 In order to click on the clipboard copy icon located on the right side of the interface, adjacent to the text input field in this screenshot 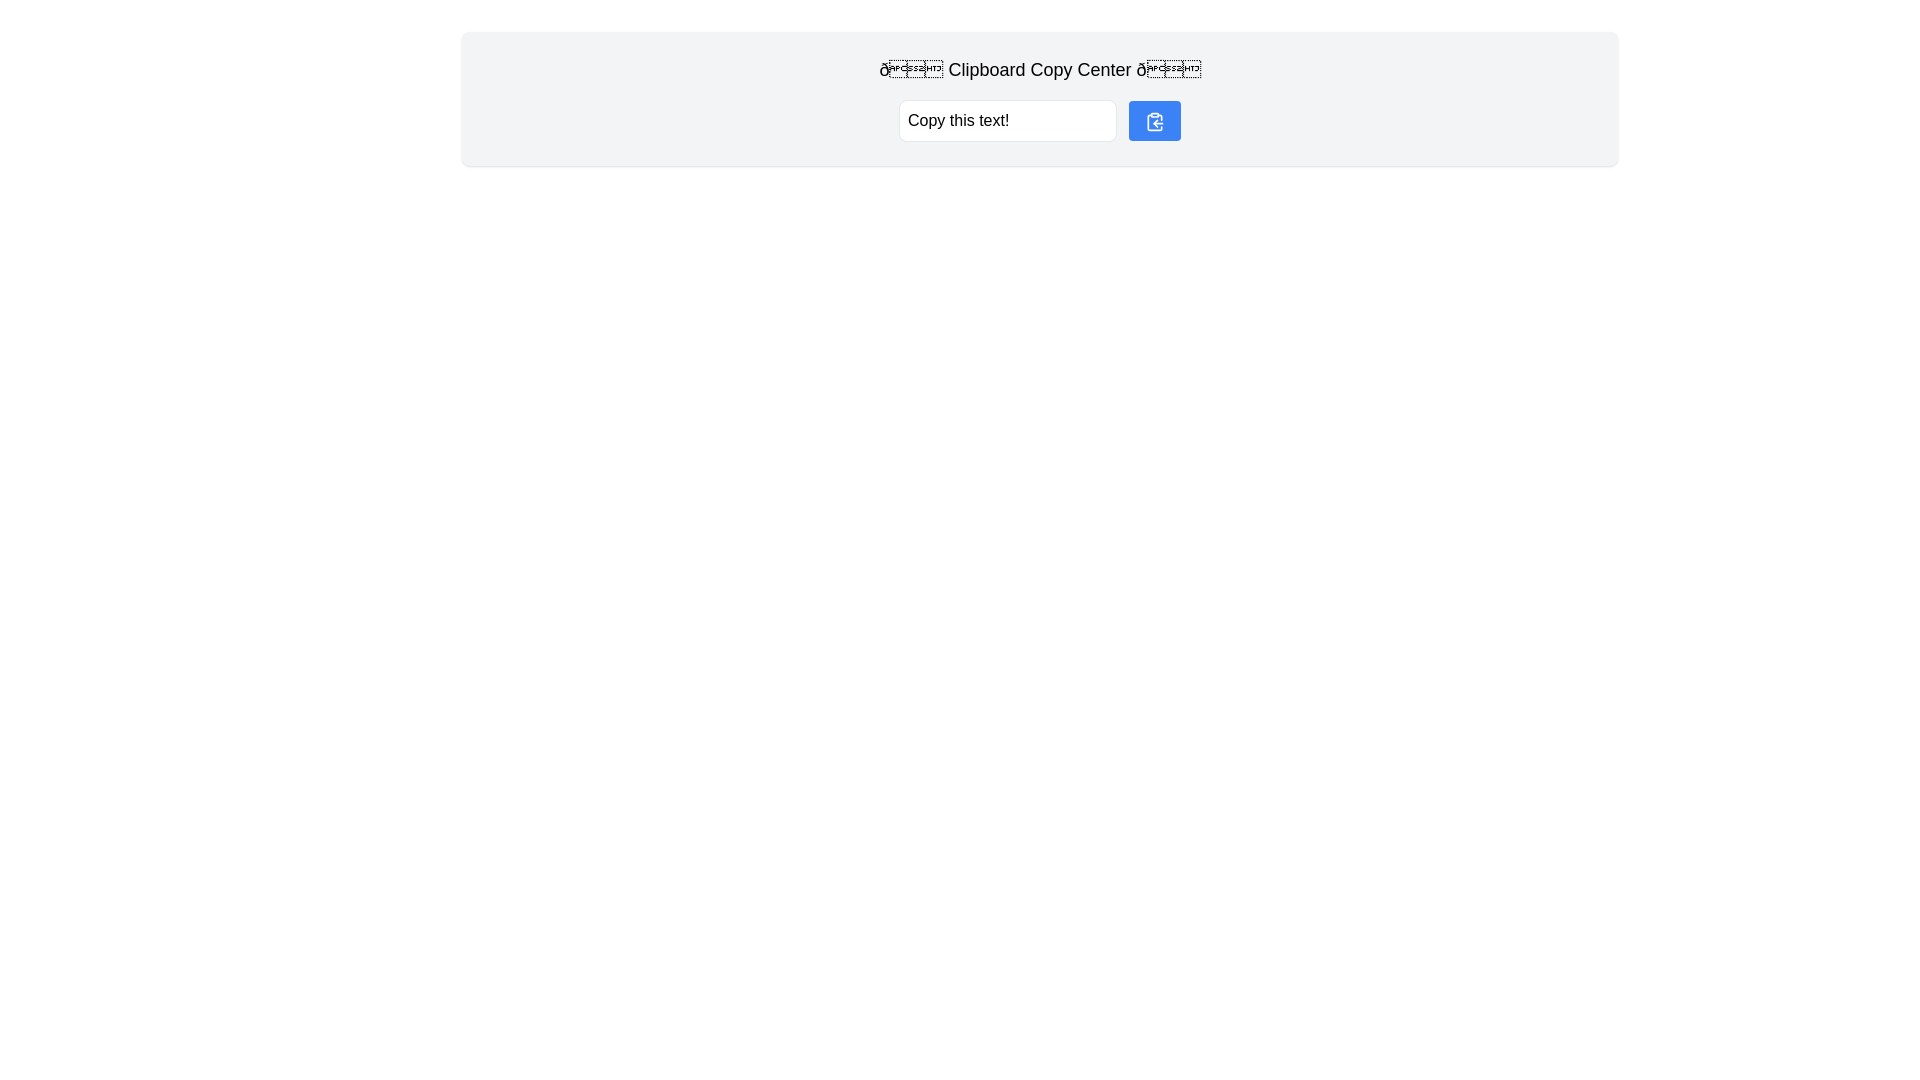, I will do `click(1155, 120)`.